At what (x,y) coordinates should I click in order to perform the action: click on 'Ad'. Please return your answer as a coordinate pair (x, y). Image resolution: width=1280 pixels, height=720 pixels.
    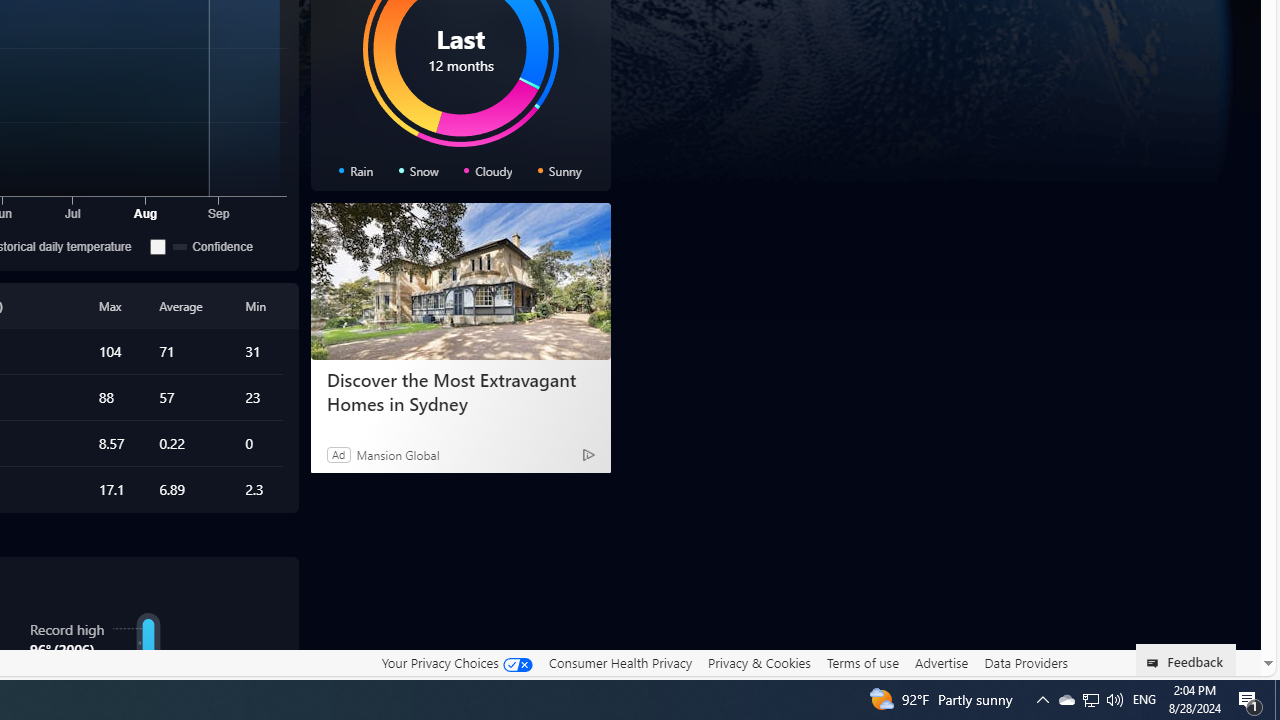
    Looking at the image, I should click on (338, 454).